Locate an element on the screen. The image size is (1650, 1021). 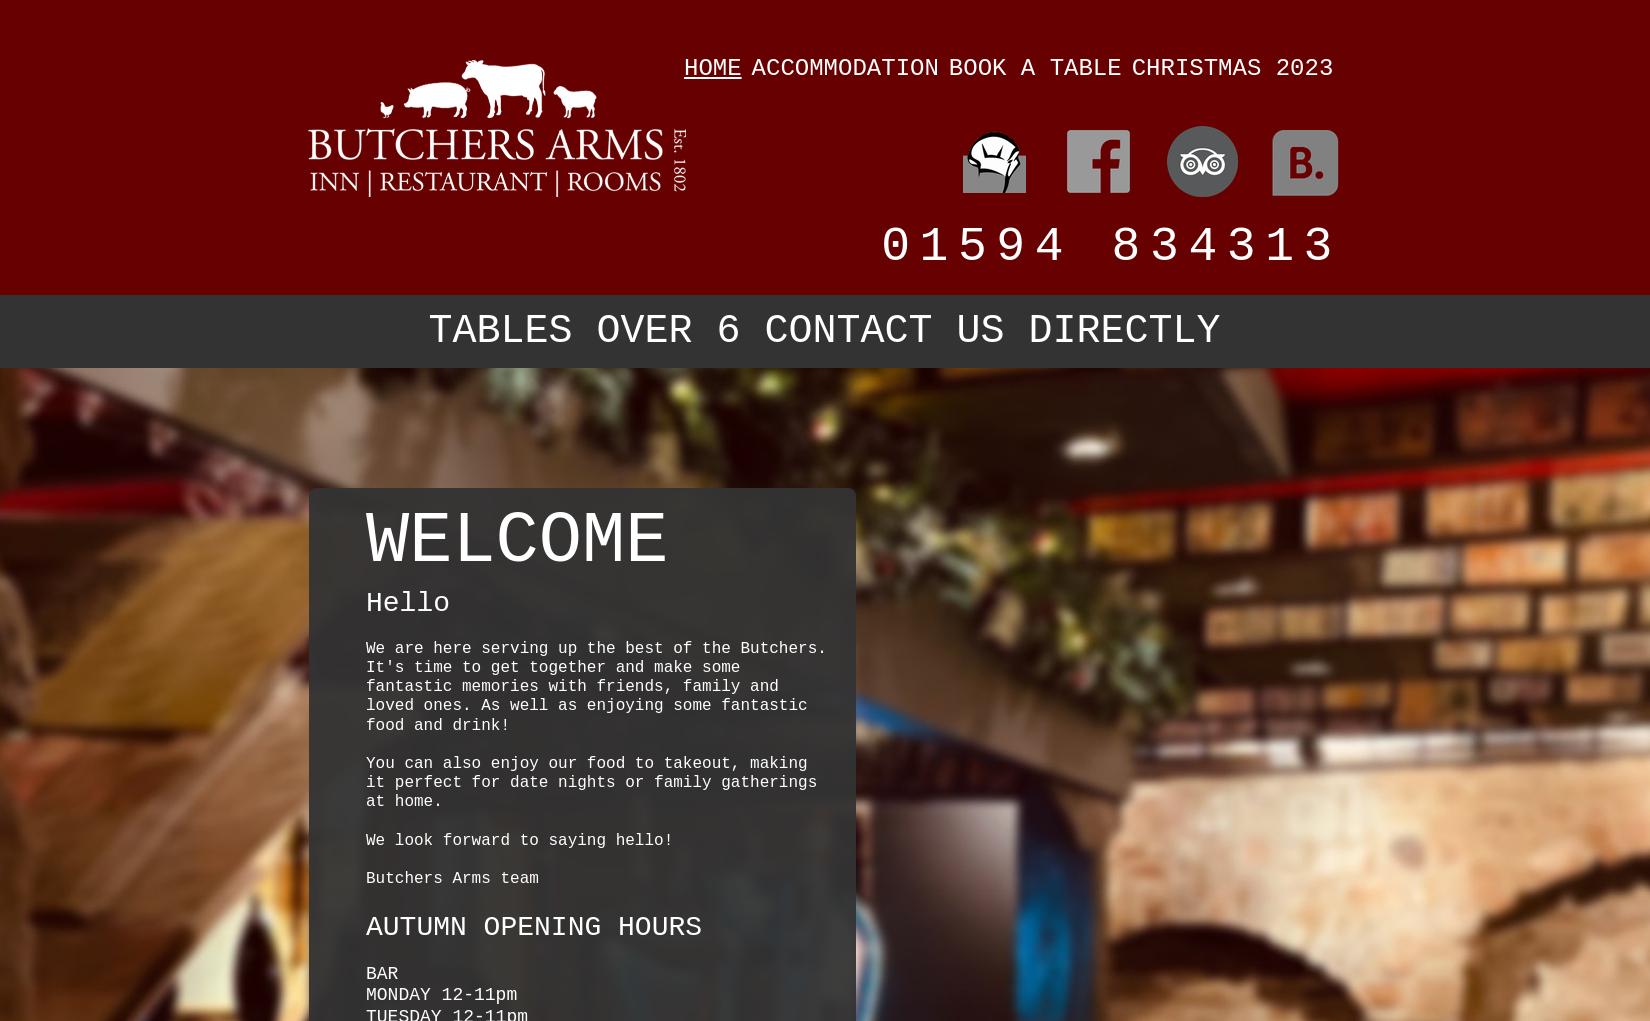
'You can also enjoy our food to takeout, making it perfect for date nights or family gatherings at home.' is located at coordinates (590, 782).